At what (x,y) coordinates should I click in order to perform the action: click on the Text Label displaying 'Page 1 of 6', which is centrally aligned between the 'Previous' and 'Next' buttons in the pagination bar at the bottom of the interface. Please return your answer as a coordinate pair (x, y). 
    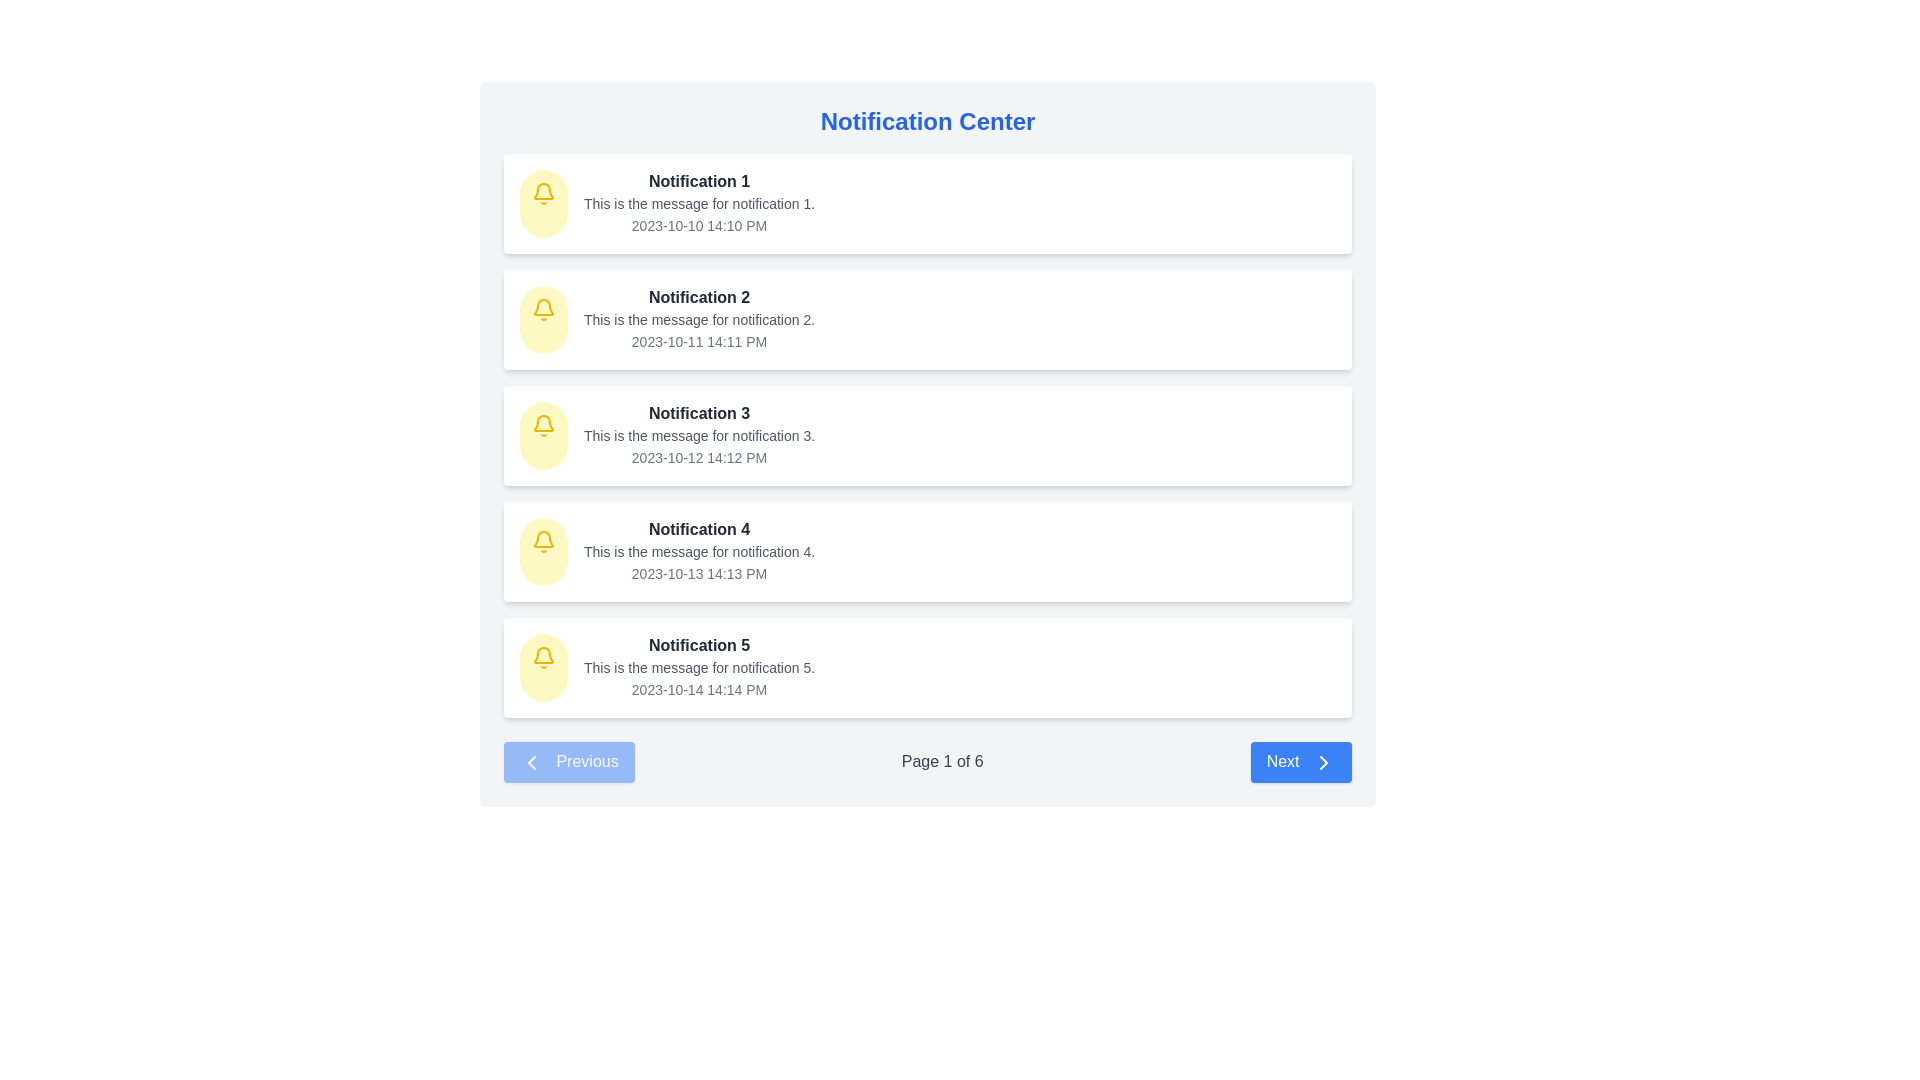
    Looking at the image, I should click on (941, 762).